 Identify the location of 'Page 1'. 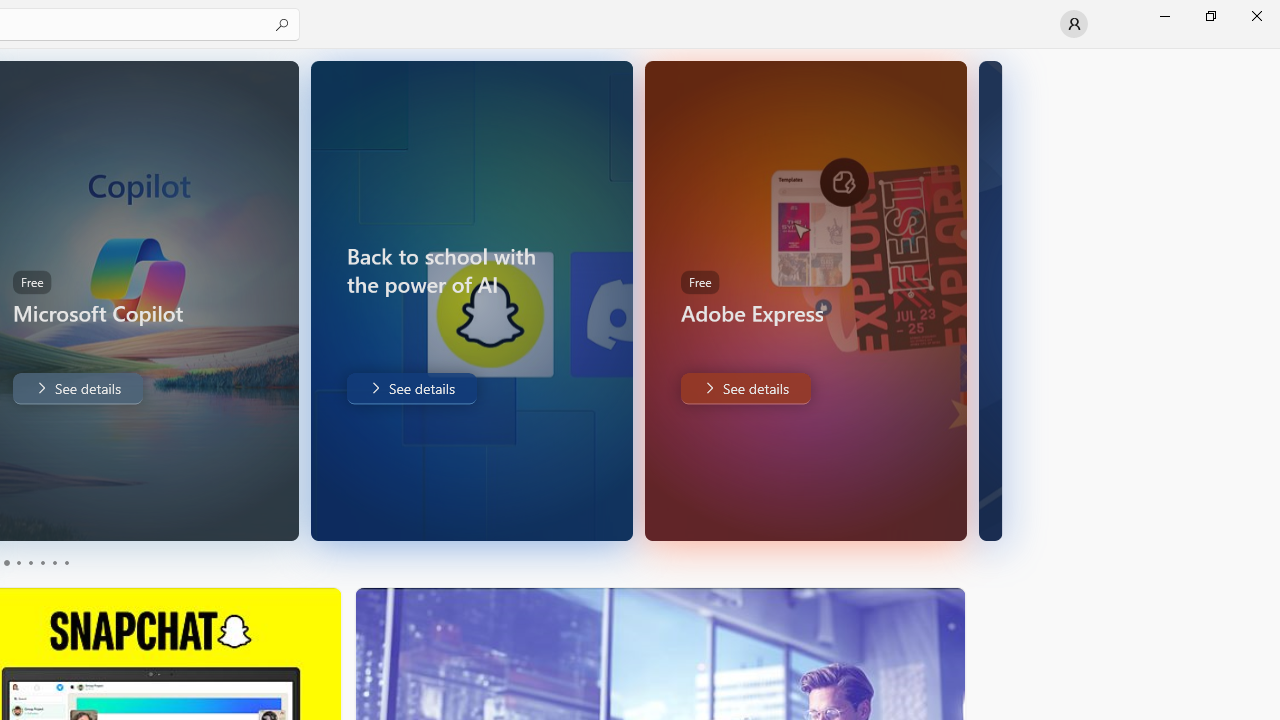
(5, 563).